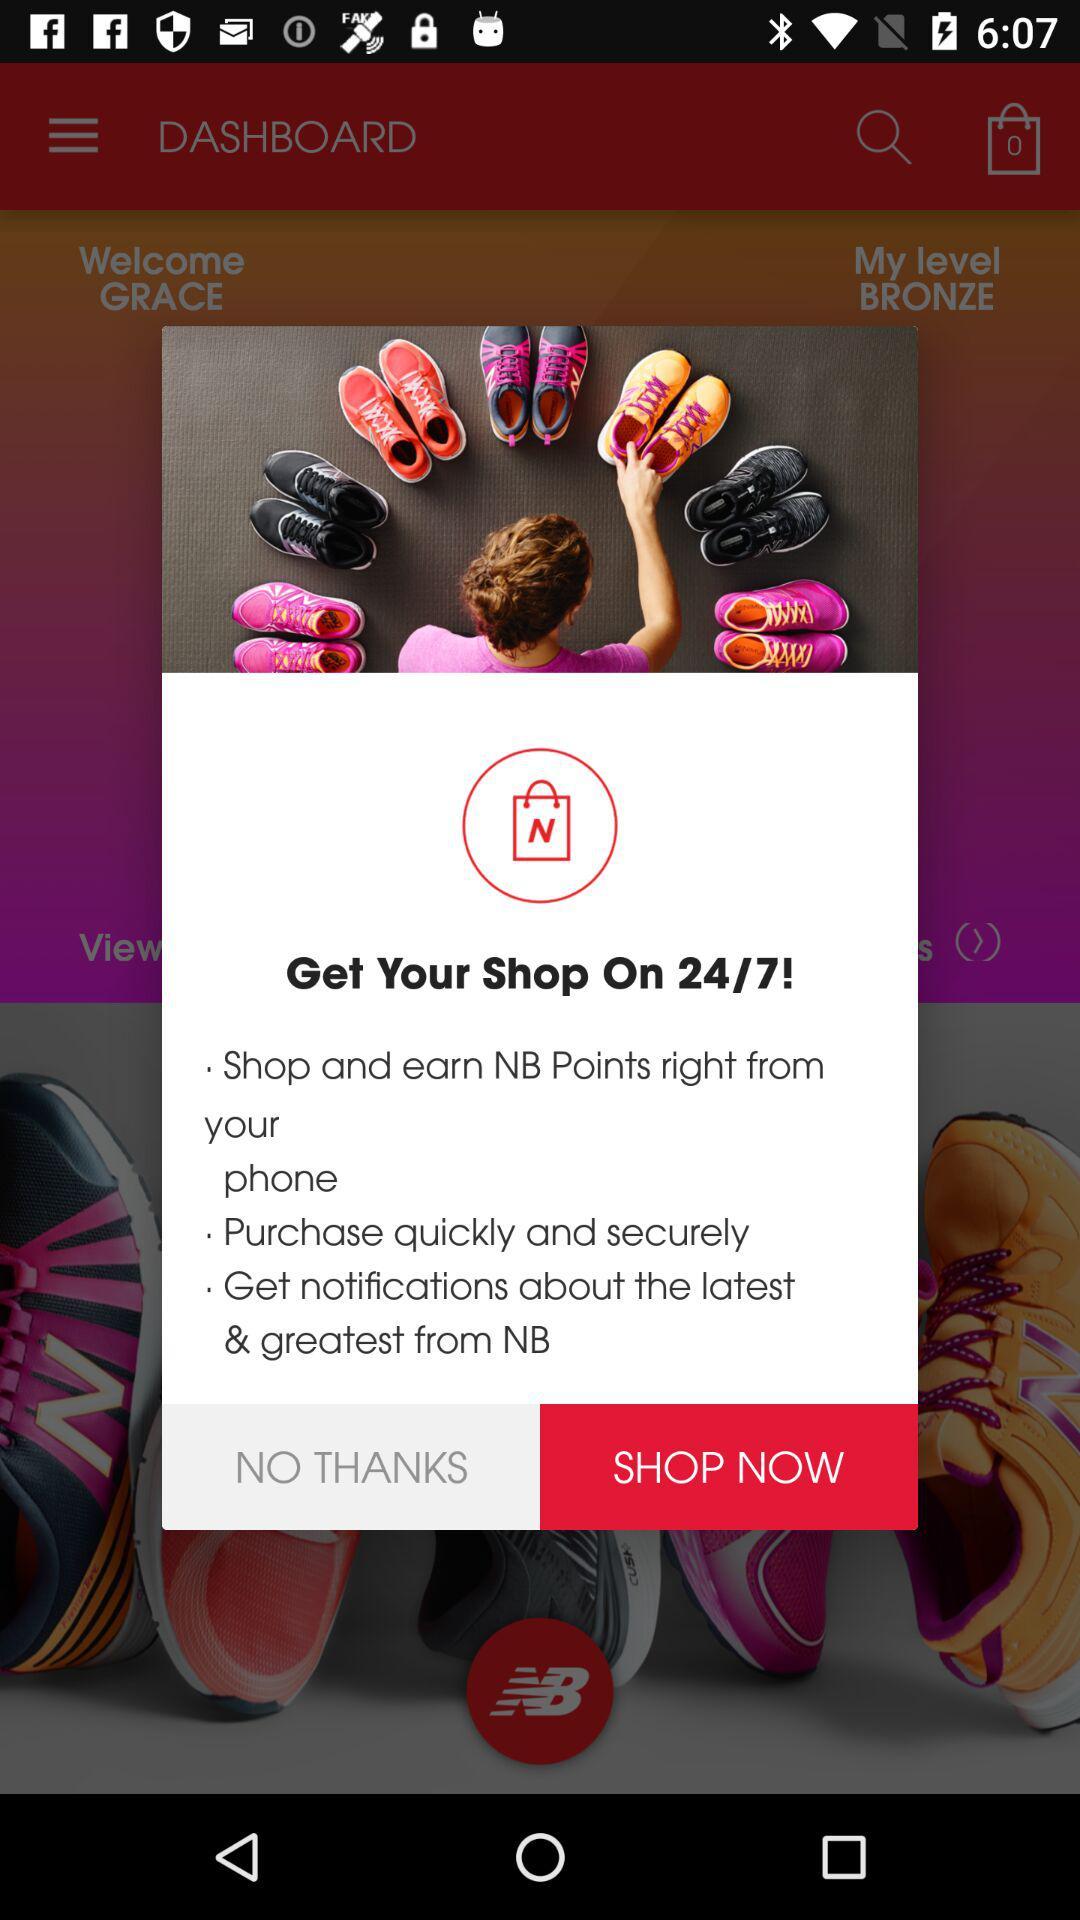  What do you see at coordinates (350, 1467) in the screenshot?
I see `icon below the shop and earn` at bounding box center [350, 1467].